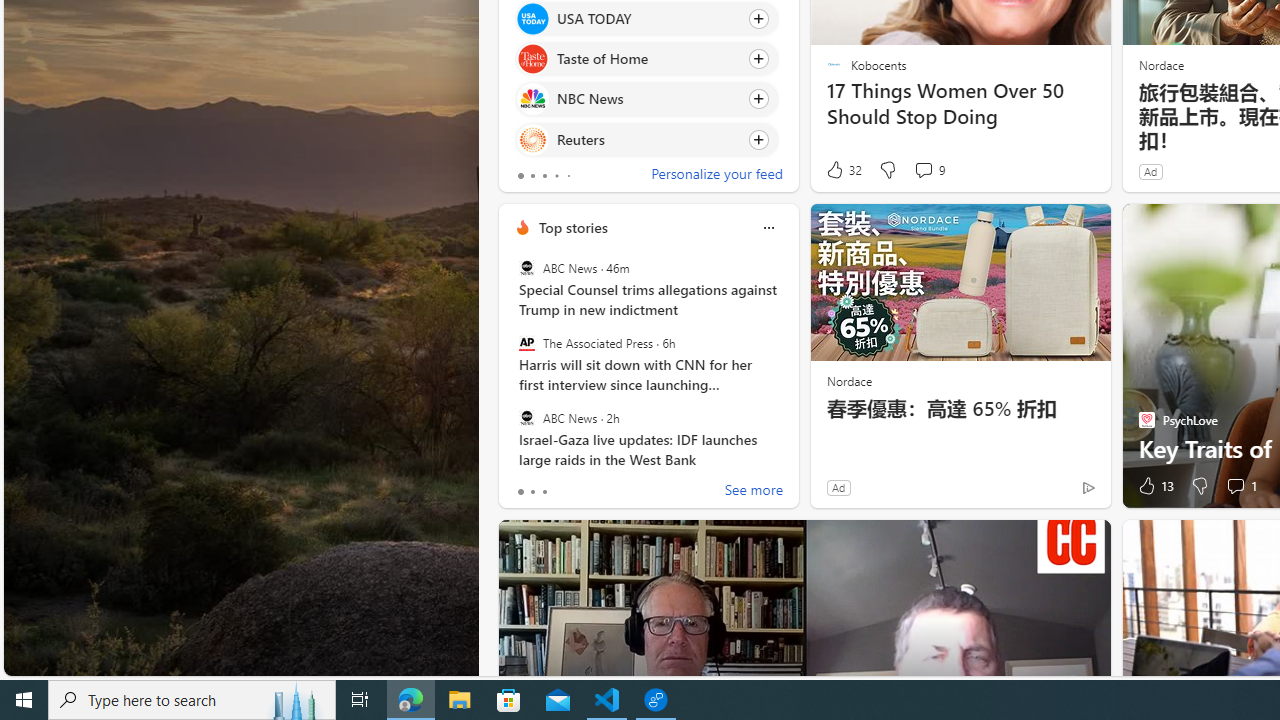 Image resolution: width=1280 pixels, height=720 pixels. I want to click on 'Click to follow source NBC News', so click(647, 99).